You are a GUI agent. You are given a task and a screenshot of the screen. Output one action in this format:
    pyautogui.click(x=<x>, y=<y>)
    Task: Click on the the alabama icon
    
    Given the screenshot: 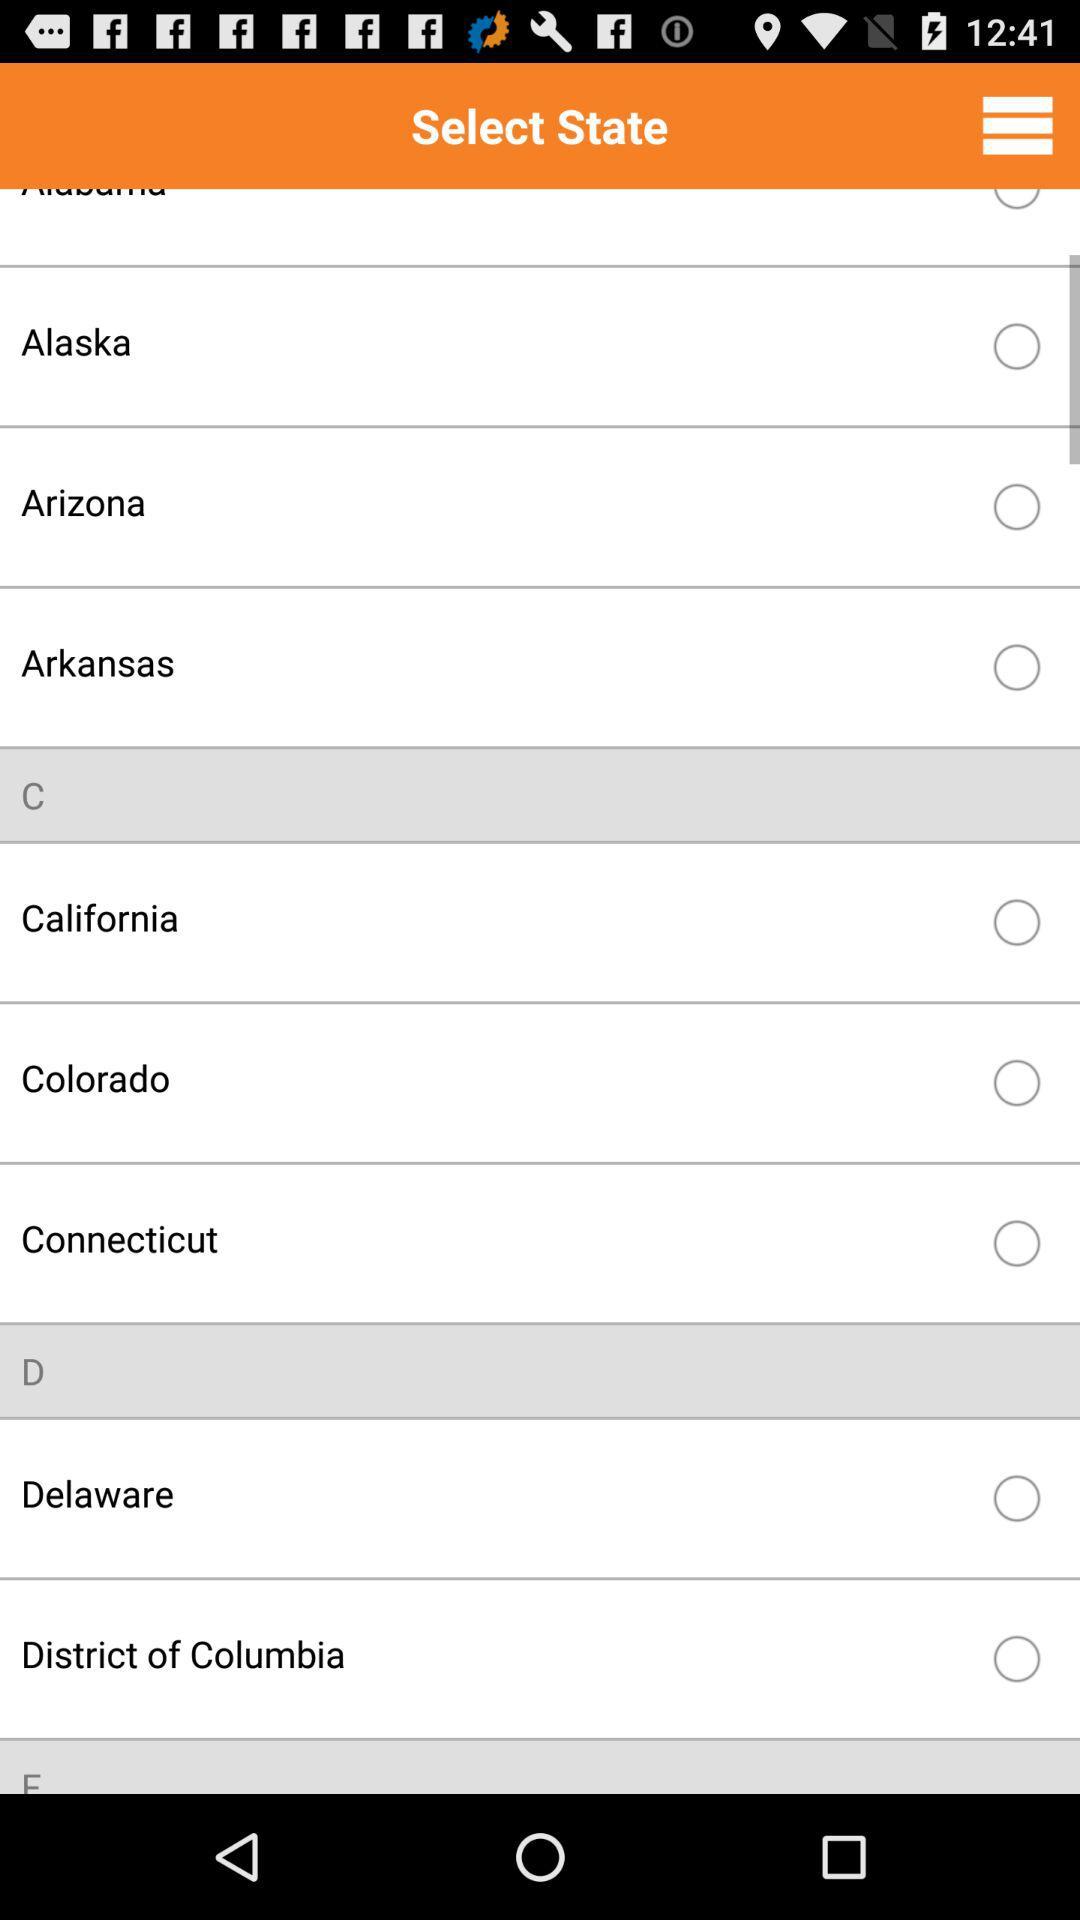 What is the action you would take?
    pyautogui.click(x=496, y=211)
    